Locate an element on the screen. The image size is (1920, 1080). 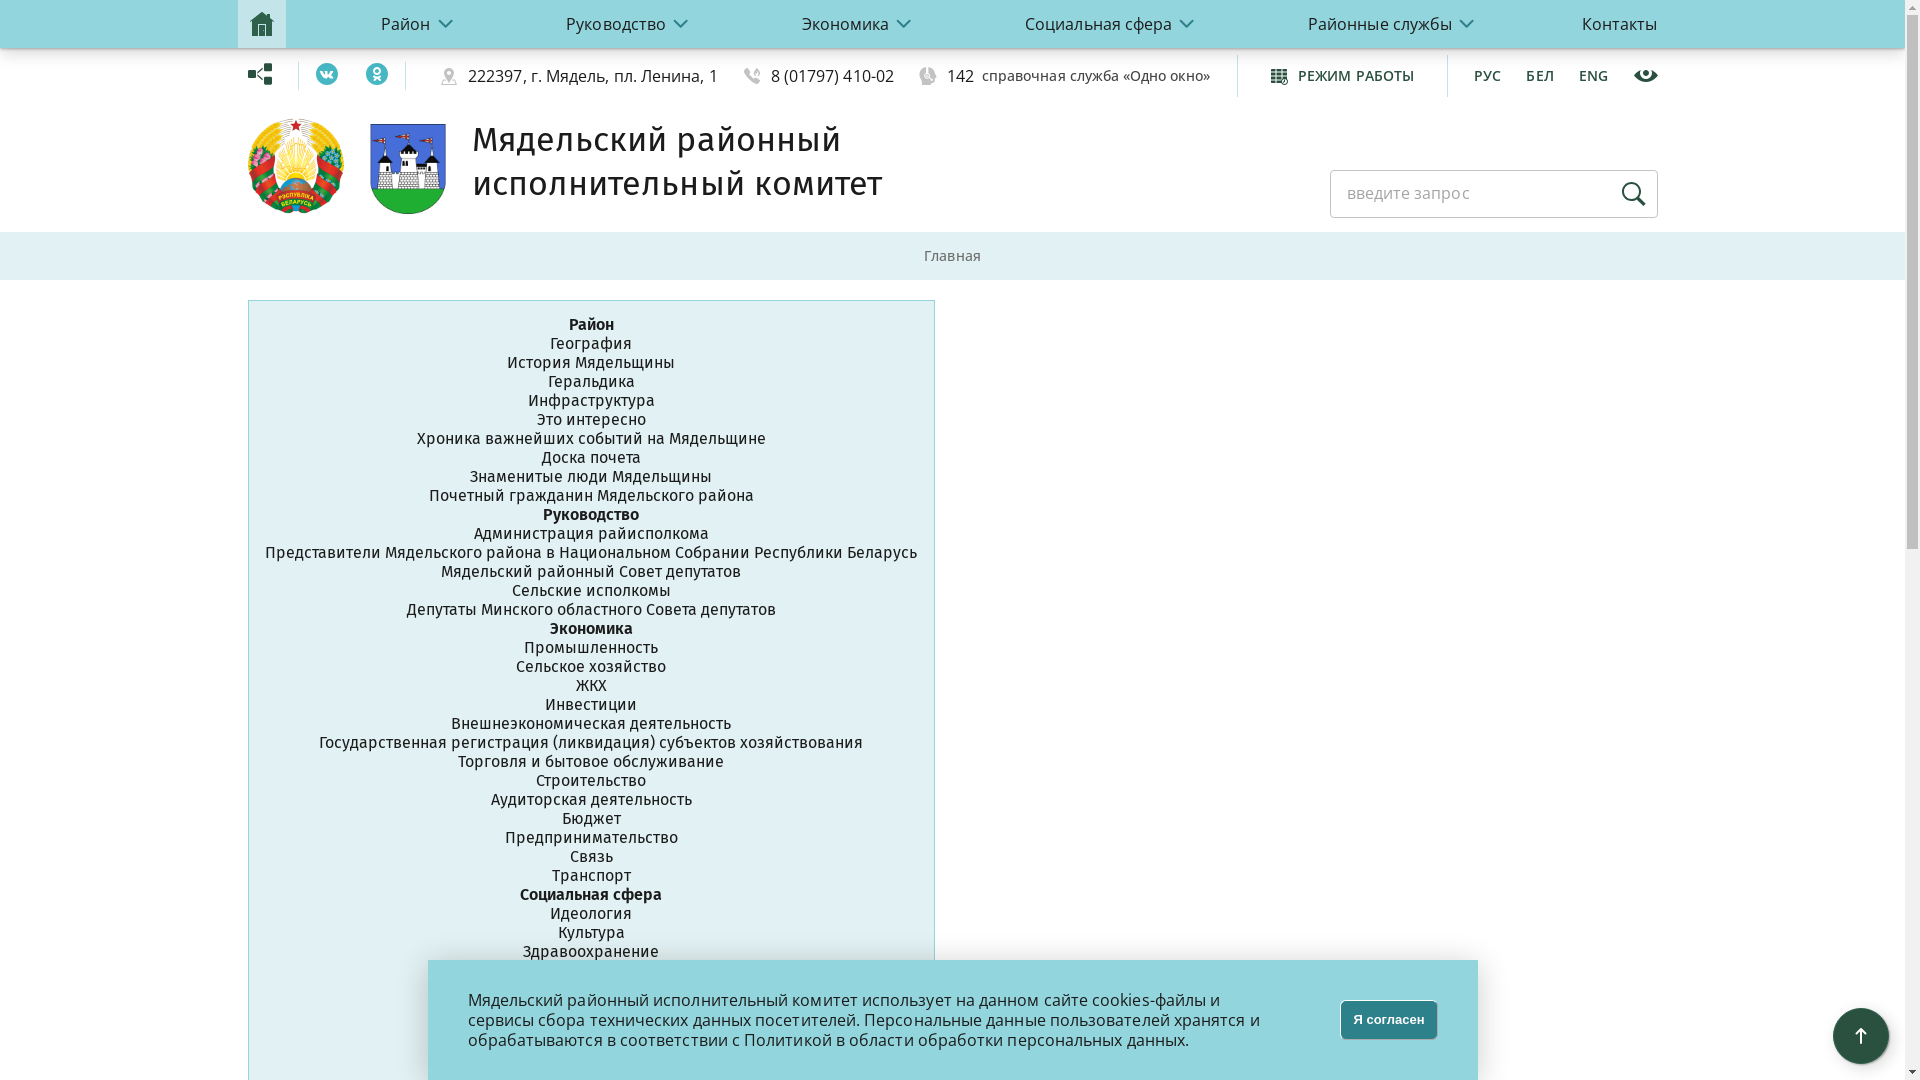
'8 (01797) 410-02' is located at coordinates (832, 75).